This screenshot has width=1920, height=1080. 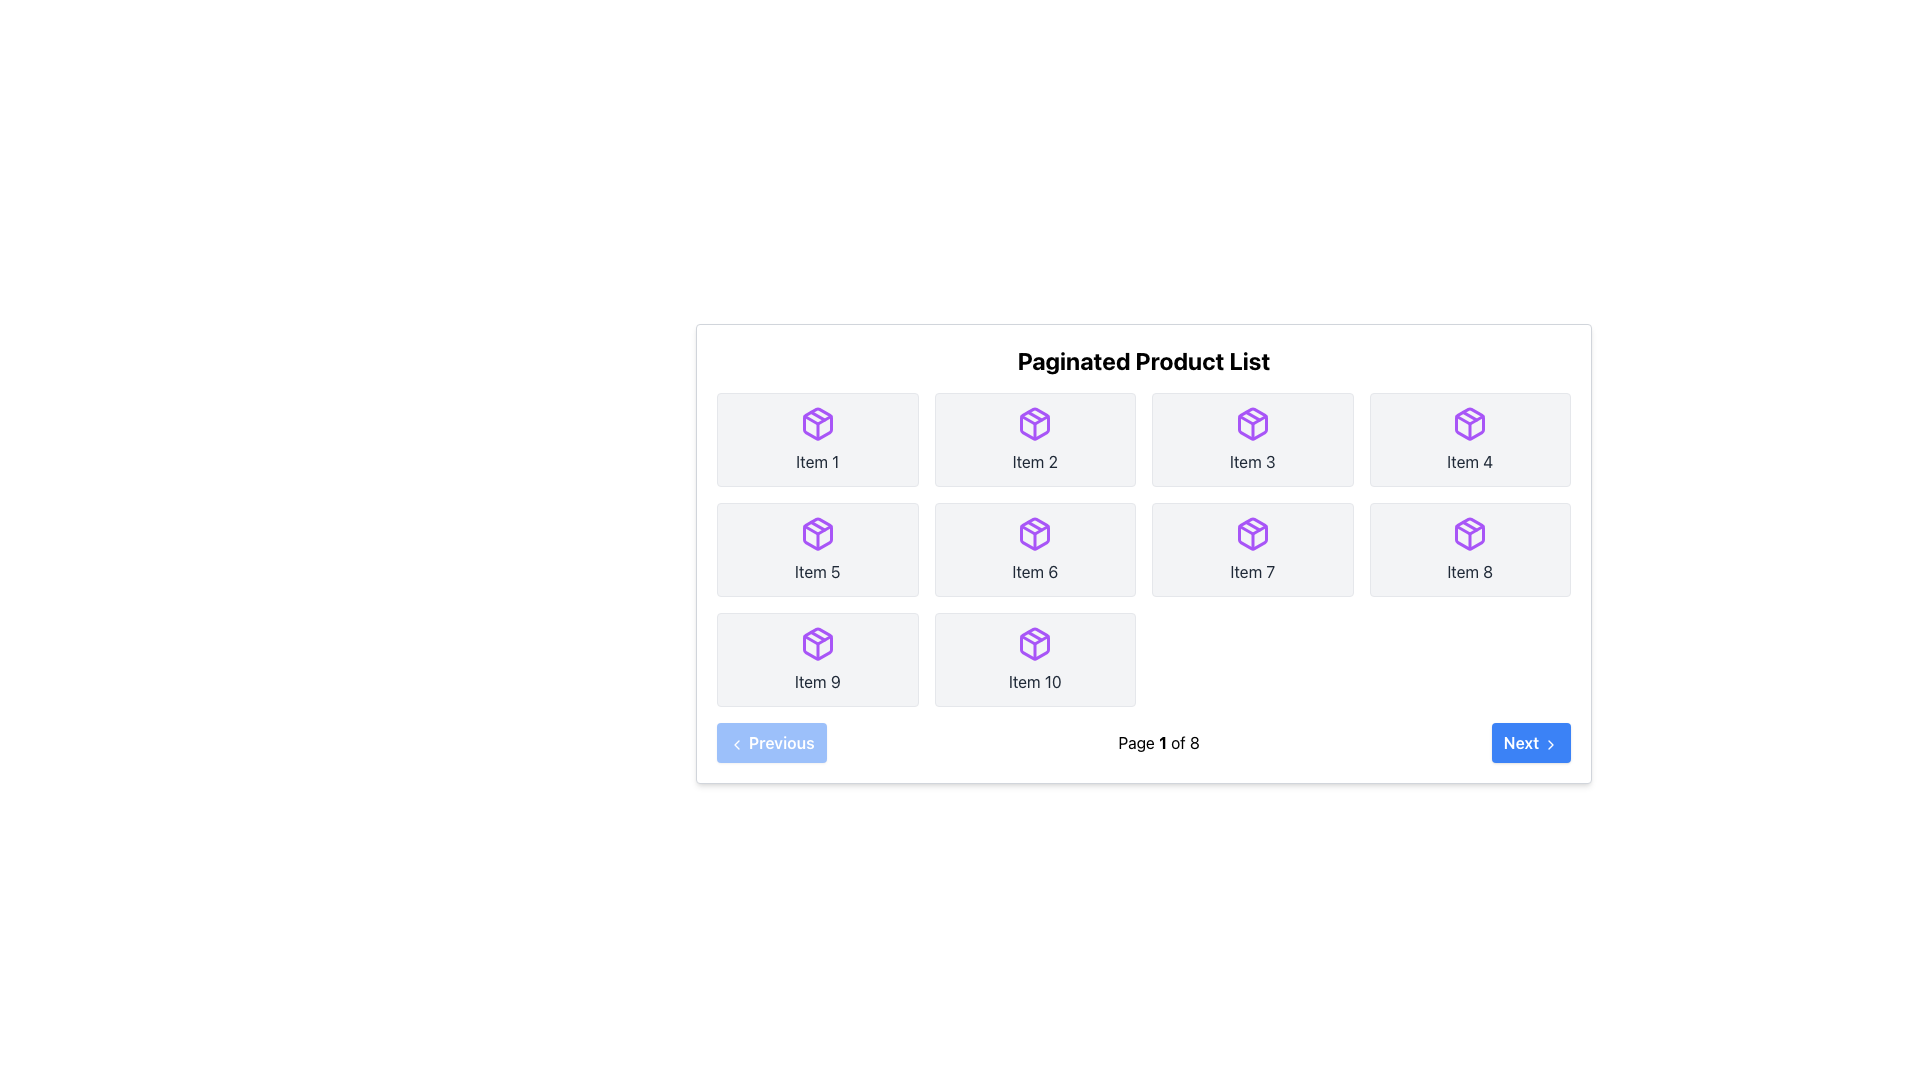 What do you see at coordinates (1035, 438) in the screenshot?
I see `the second grid item card, which has a light gray background, rounded corners, and a purple package icon at the top with the text 'Item 2' below it` at bounding box center [1035, 438].